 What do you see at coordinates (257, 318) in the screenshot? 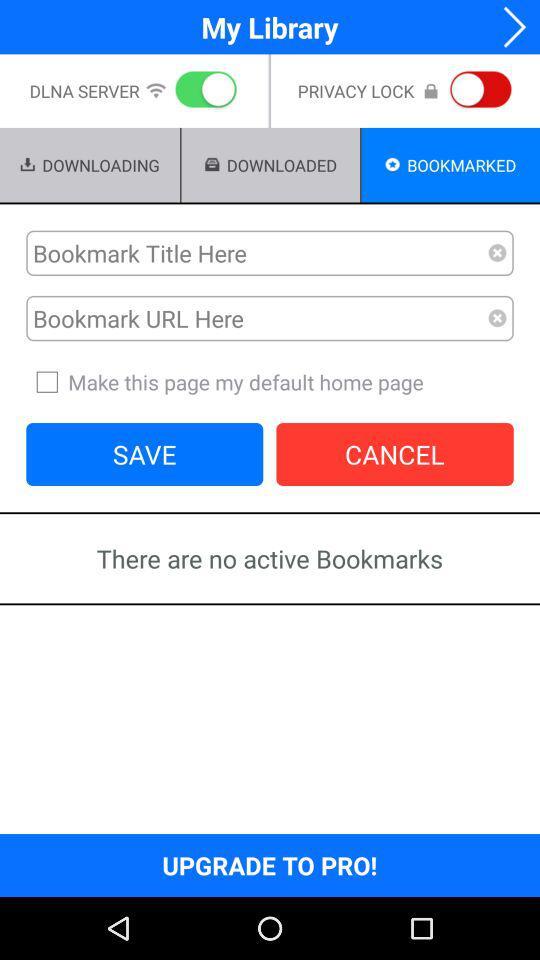
I see `url address` at bounding box center [257, 318].